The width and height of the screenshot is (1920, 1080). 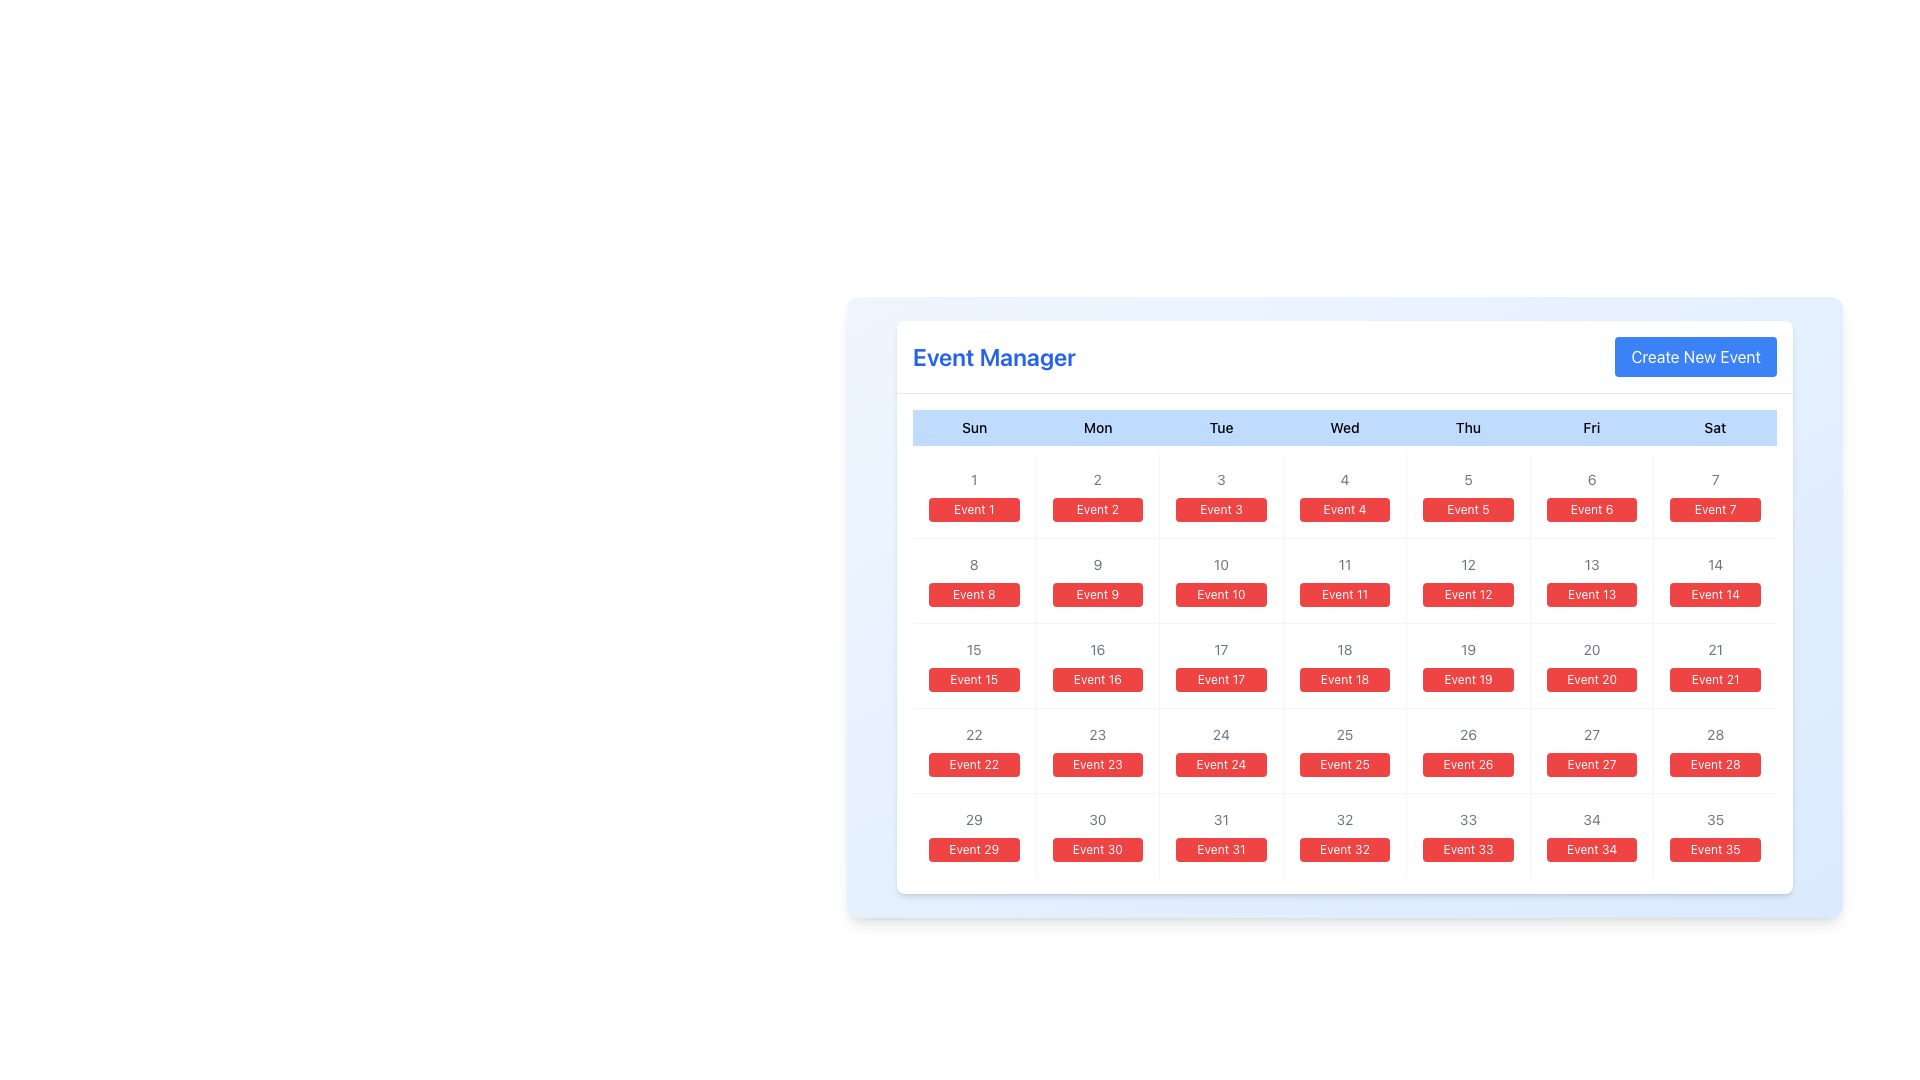 What do you see at coordinates (974, 764) in the screenshot?
I see `the label indicating 'Event 22' in the fourth row and first column of the calendar interface, which is a non-interactive decorative text element providing information` at bounding box center [974, 764].